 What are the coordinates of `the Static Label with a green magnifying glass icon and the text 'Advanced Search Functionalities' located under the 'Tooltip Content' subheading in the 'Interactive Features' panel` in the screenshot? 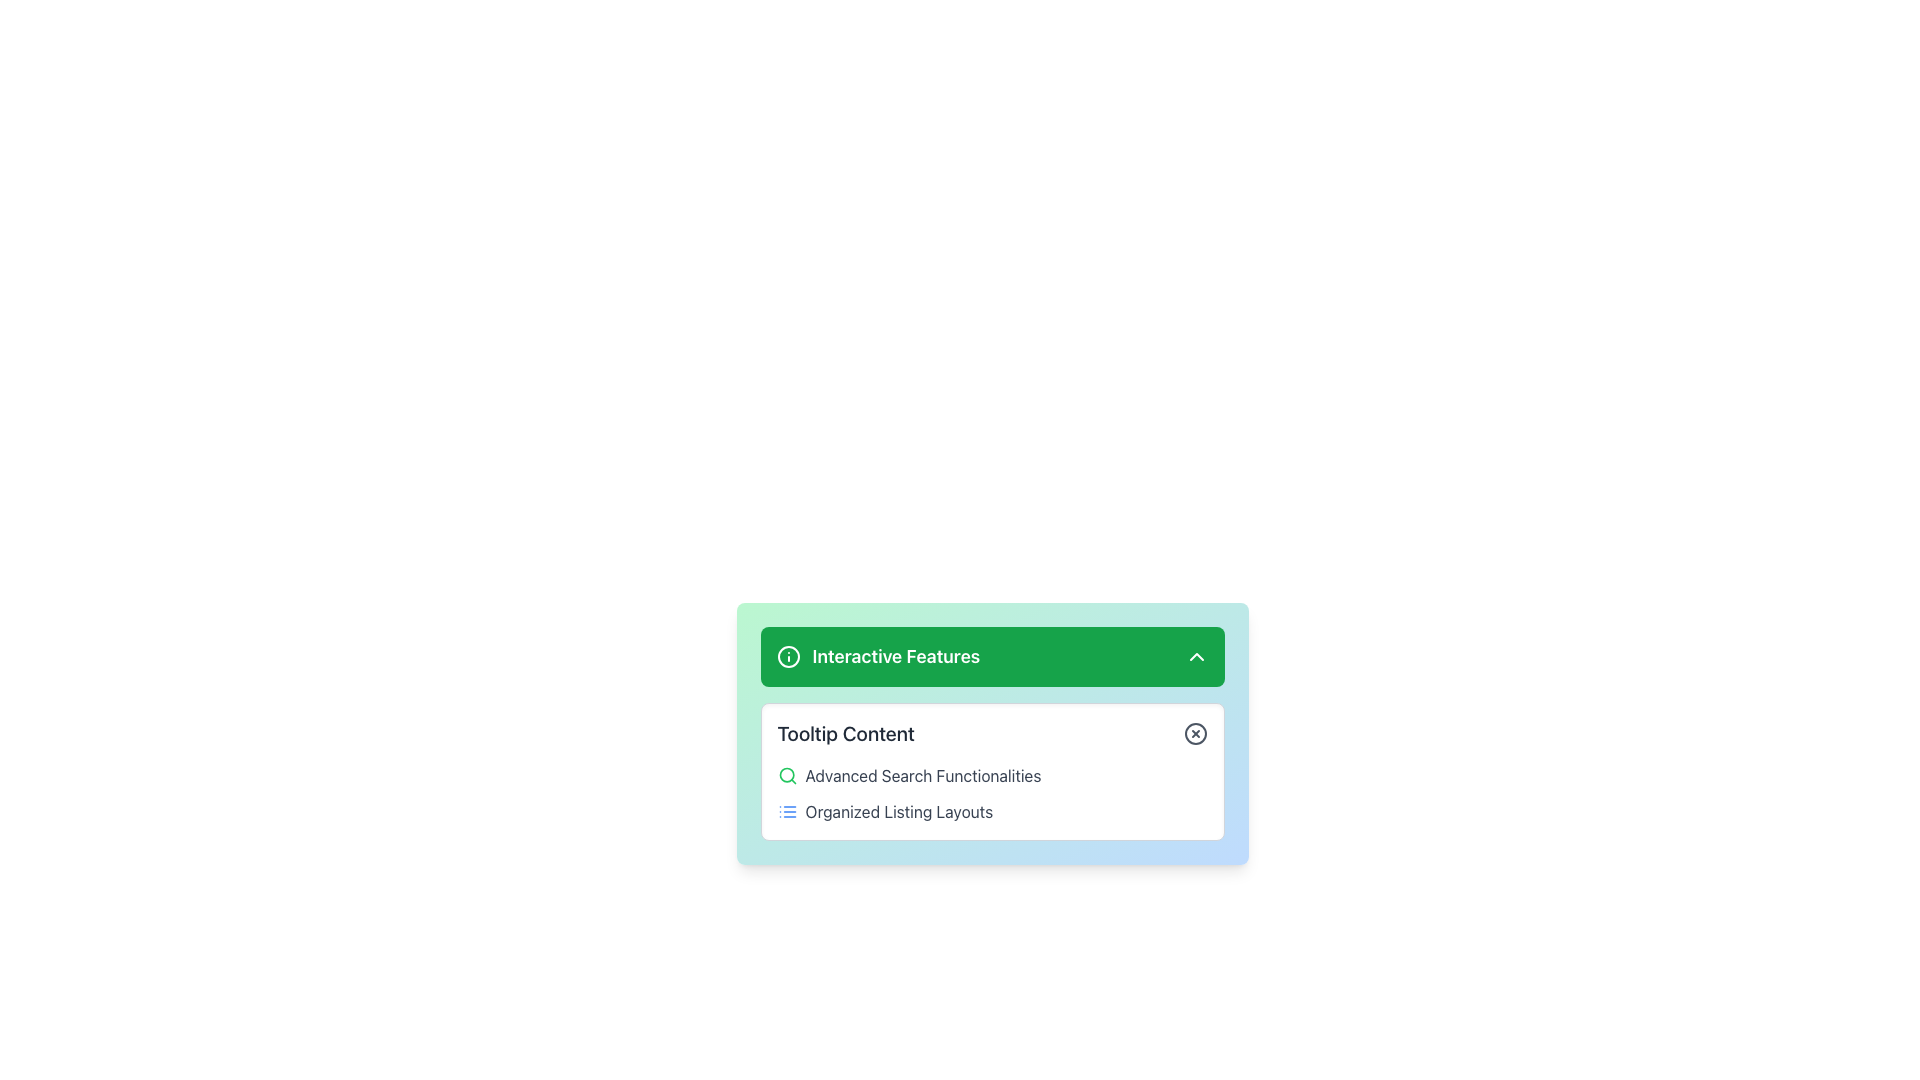 It's located at (992, 774).